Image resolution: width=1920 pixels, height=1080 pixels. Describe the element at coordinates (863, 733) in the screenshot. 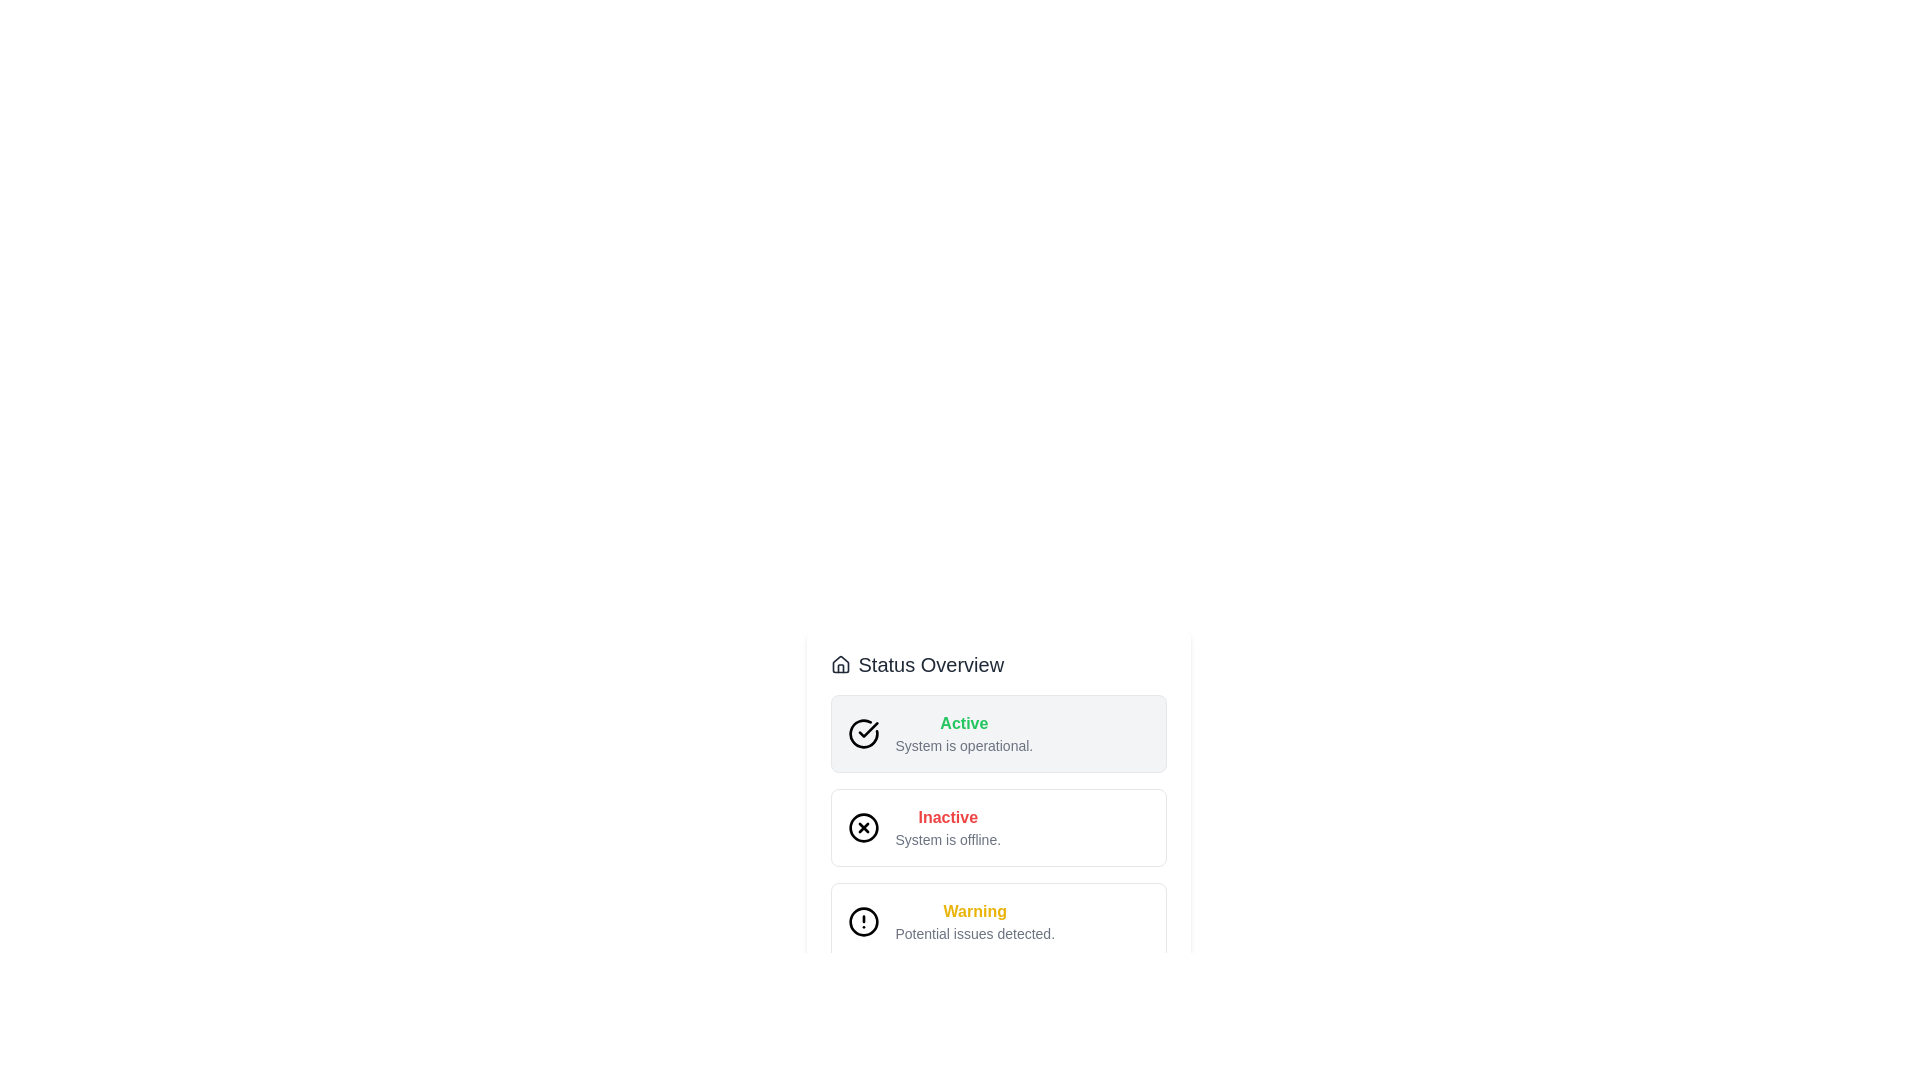

I see `the decorative icon representing an active status, located adjacent to the 'Active' label in the topmost panel, conveying that the system is operational` at that location.